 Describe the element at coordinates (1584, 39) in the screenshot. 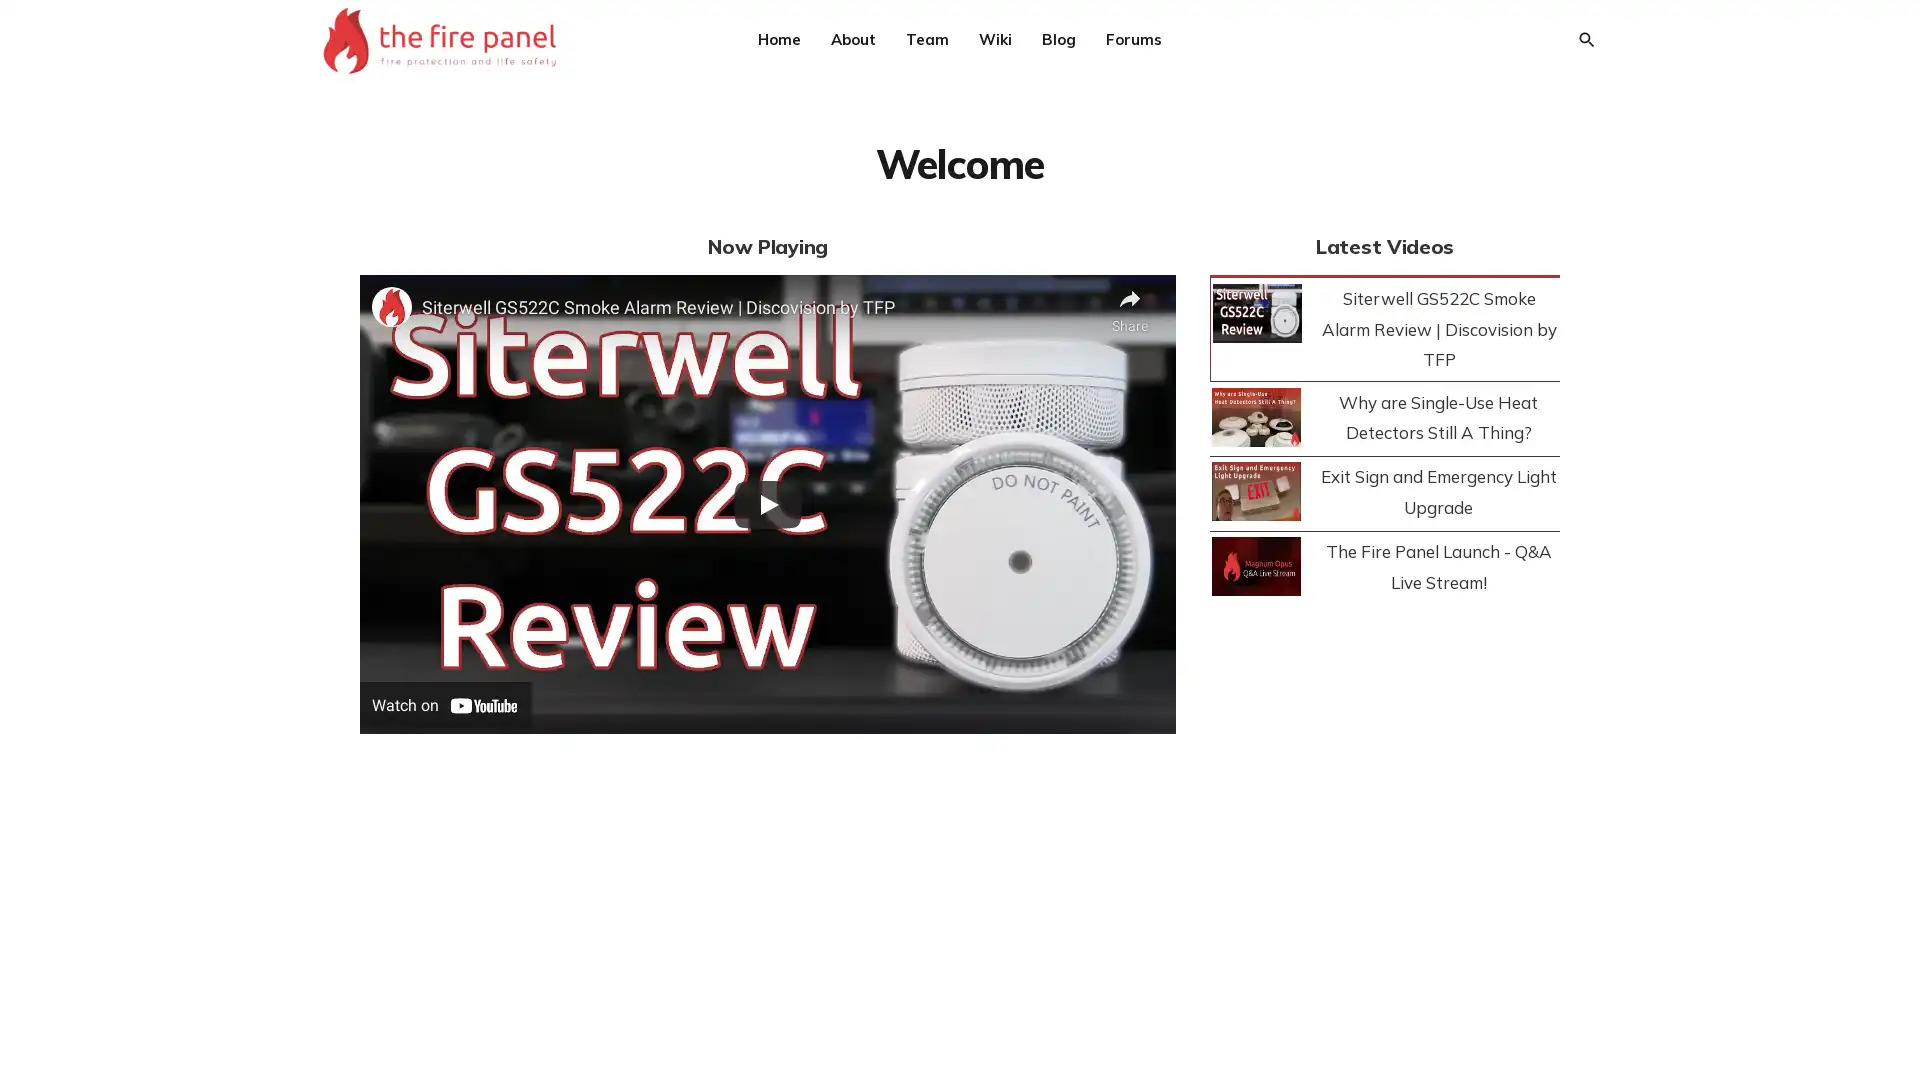

I see `Search` at that location.